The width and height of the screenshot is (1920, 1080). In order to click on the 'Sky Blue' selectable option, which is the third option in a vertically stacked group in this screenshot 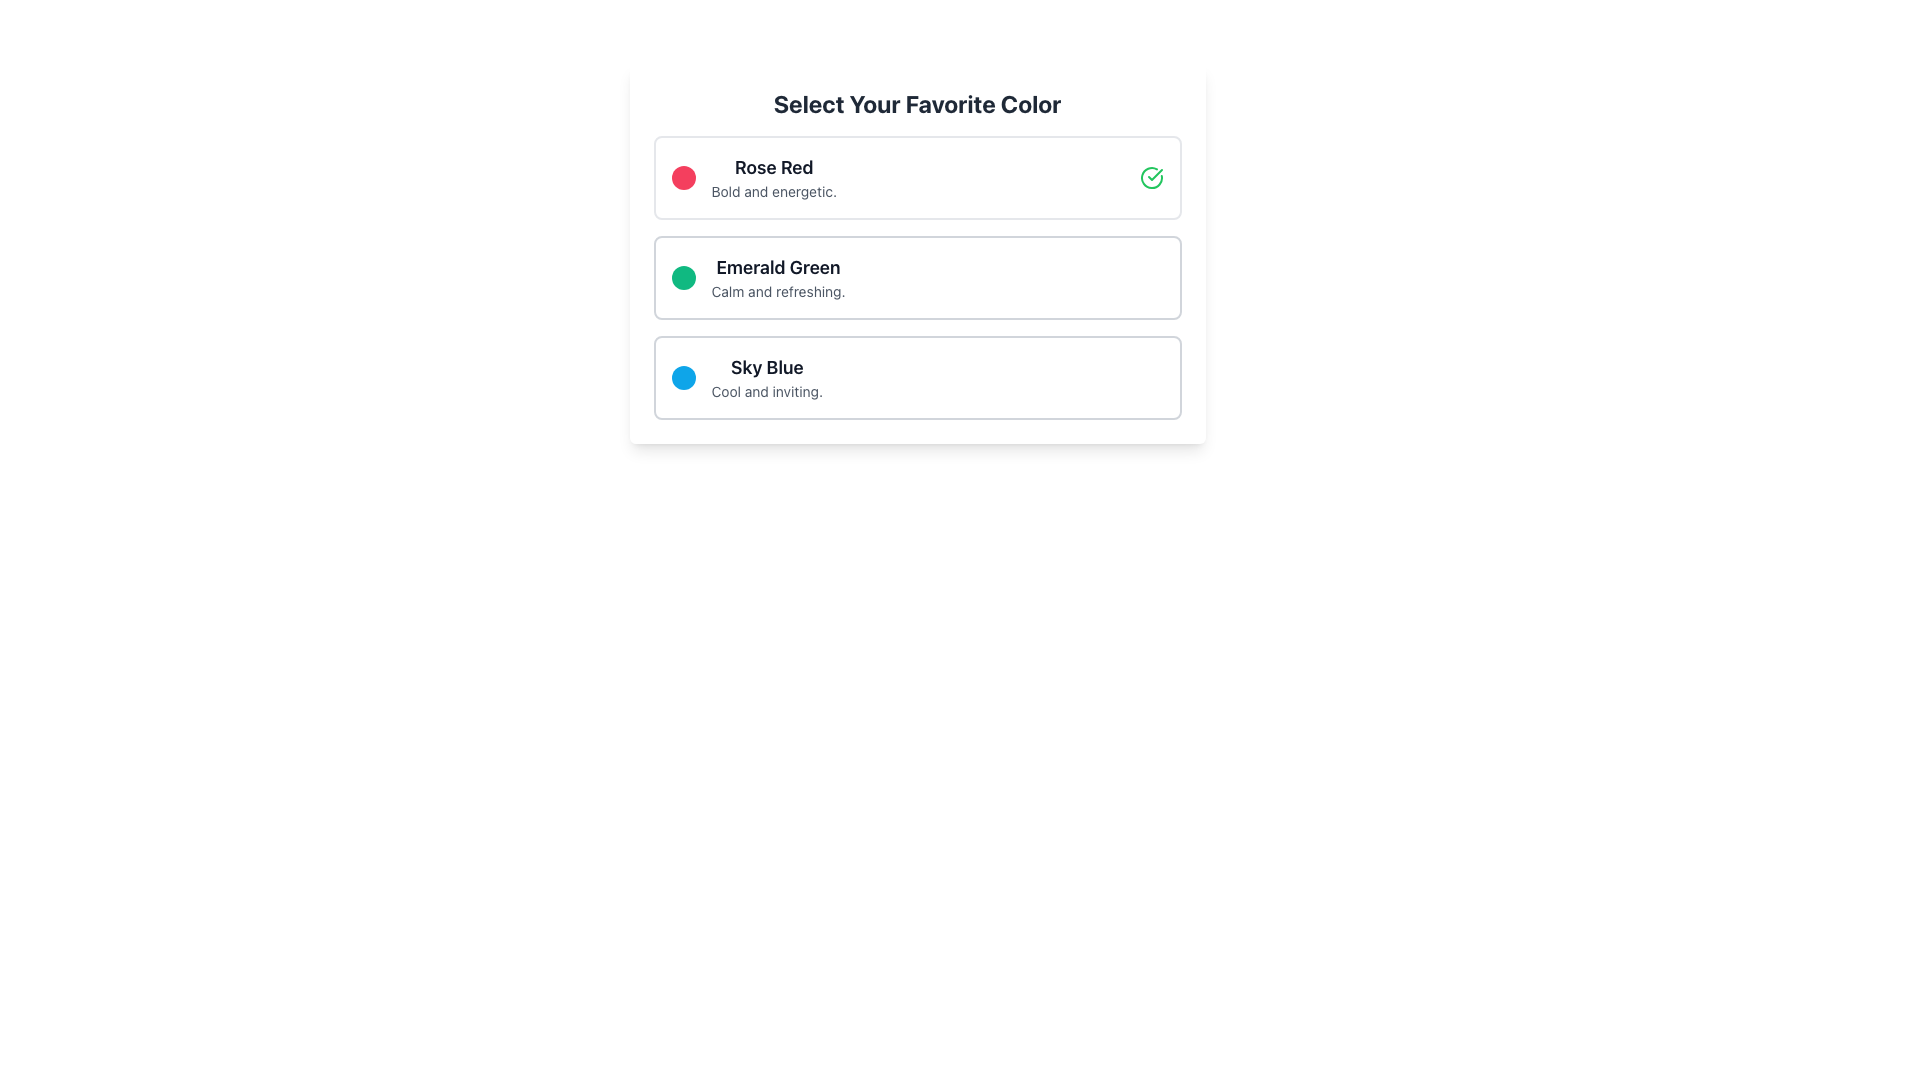, I will do `click(916, 378)`.